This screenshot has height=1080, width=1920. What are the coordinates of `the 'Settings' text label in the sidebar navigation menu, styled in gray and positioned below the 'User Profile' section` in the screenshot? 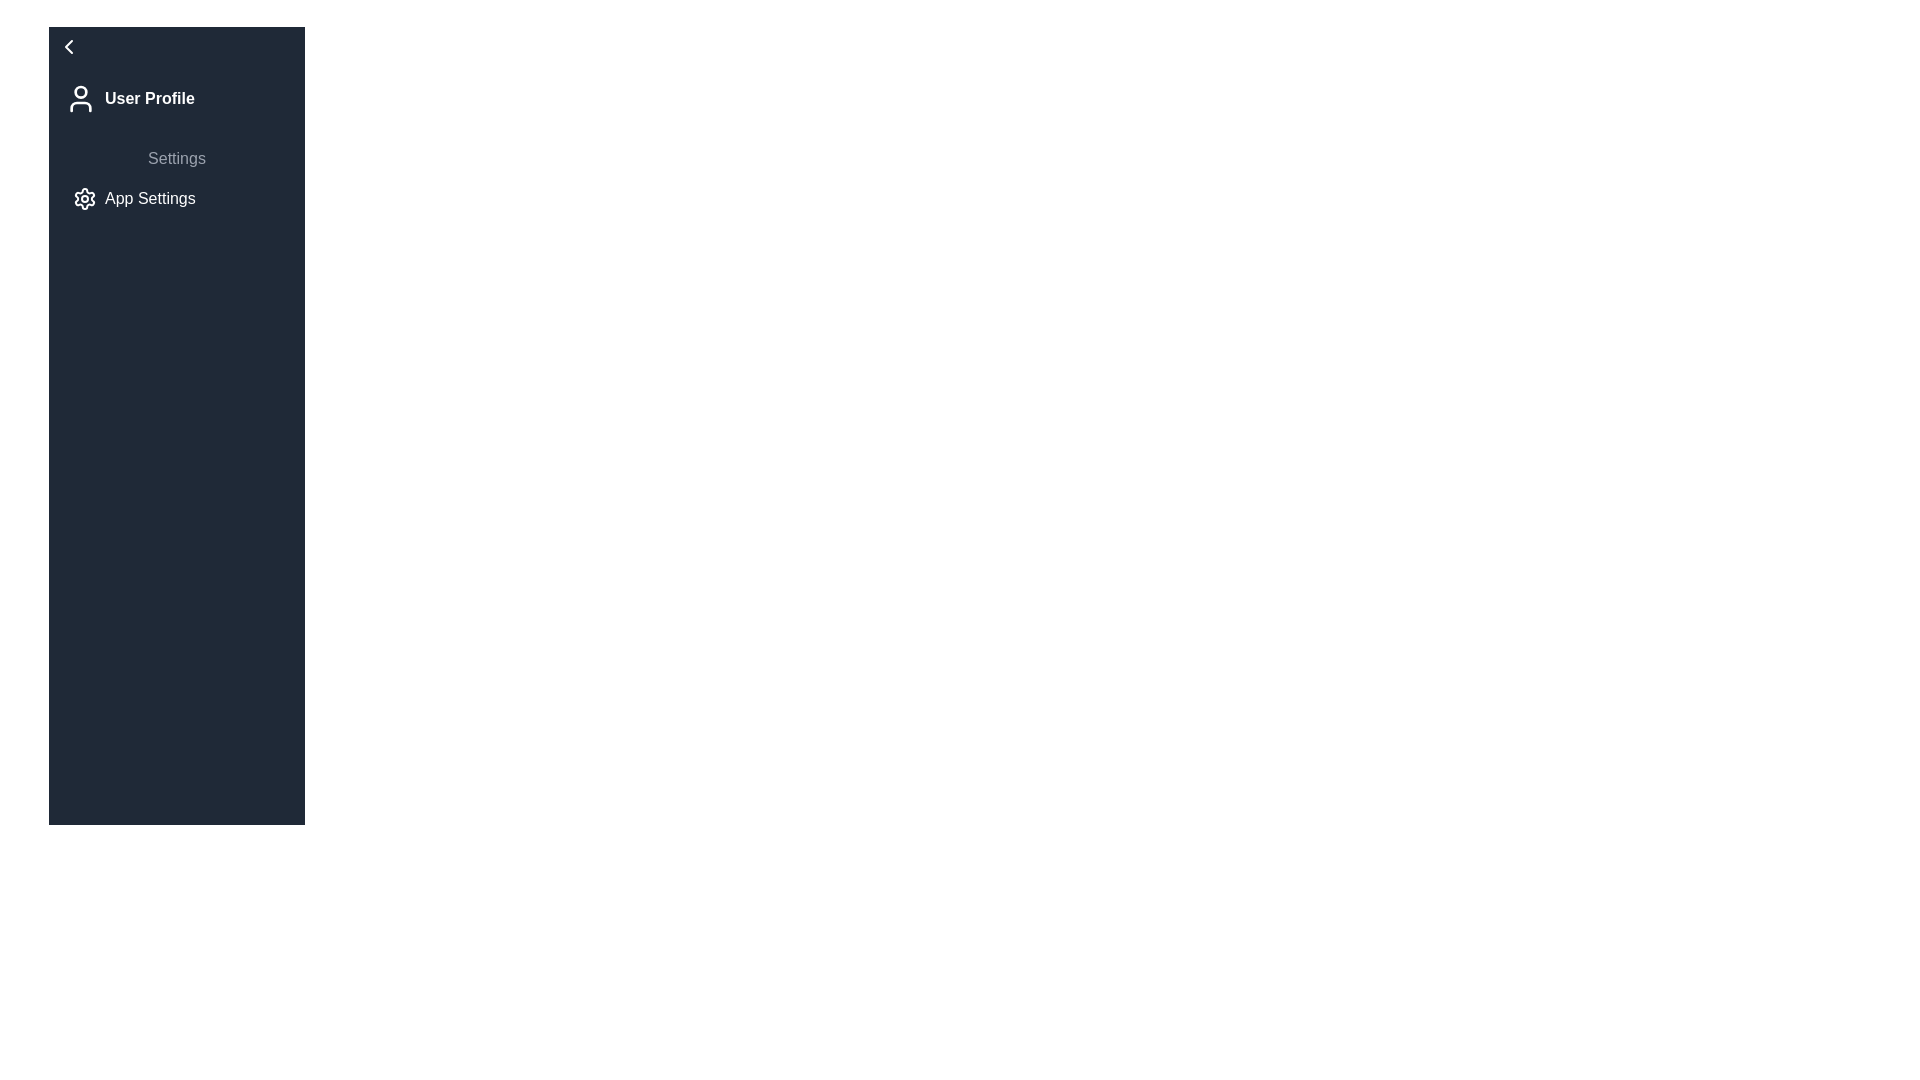 It's located at (177, 157).